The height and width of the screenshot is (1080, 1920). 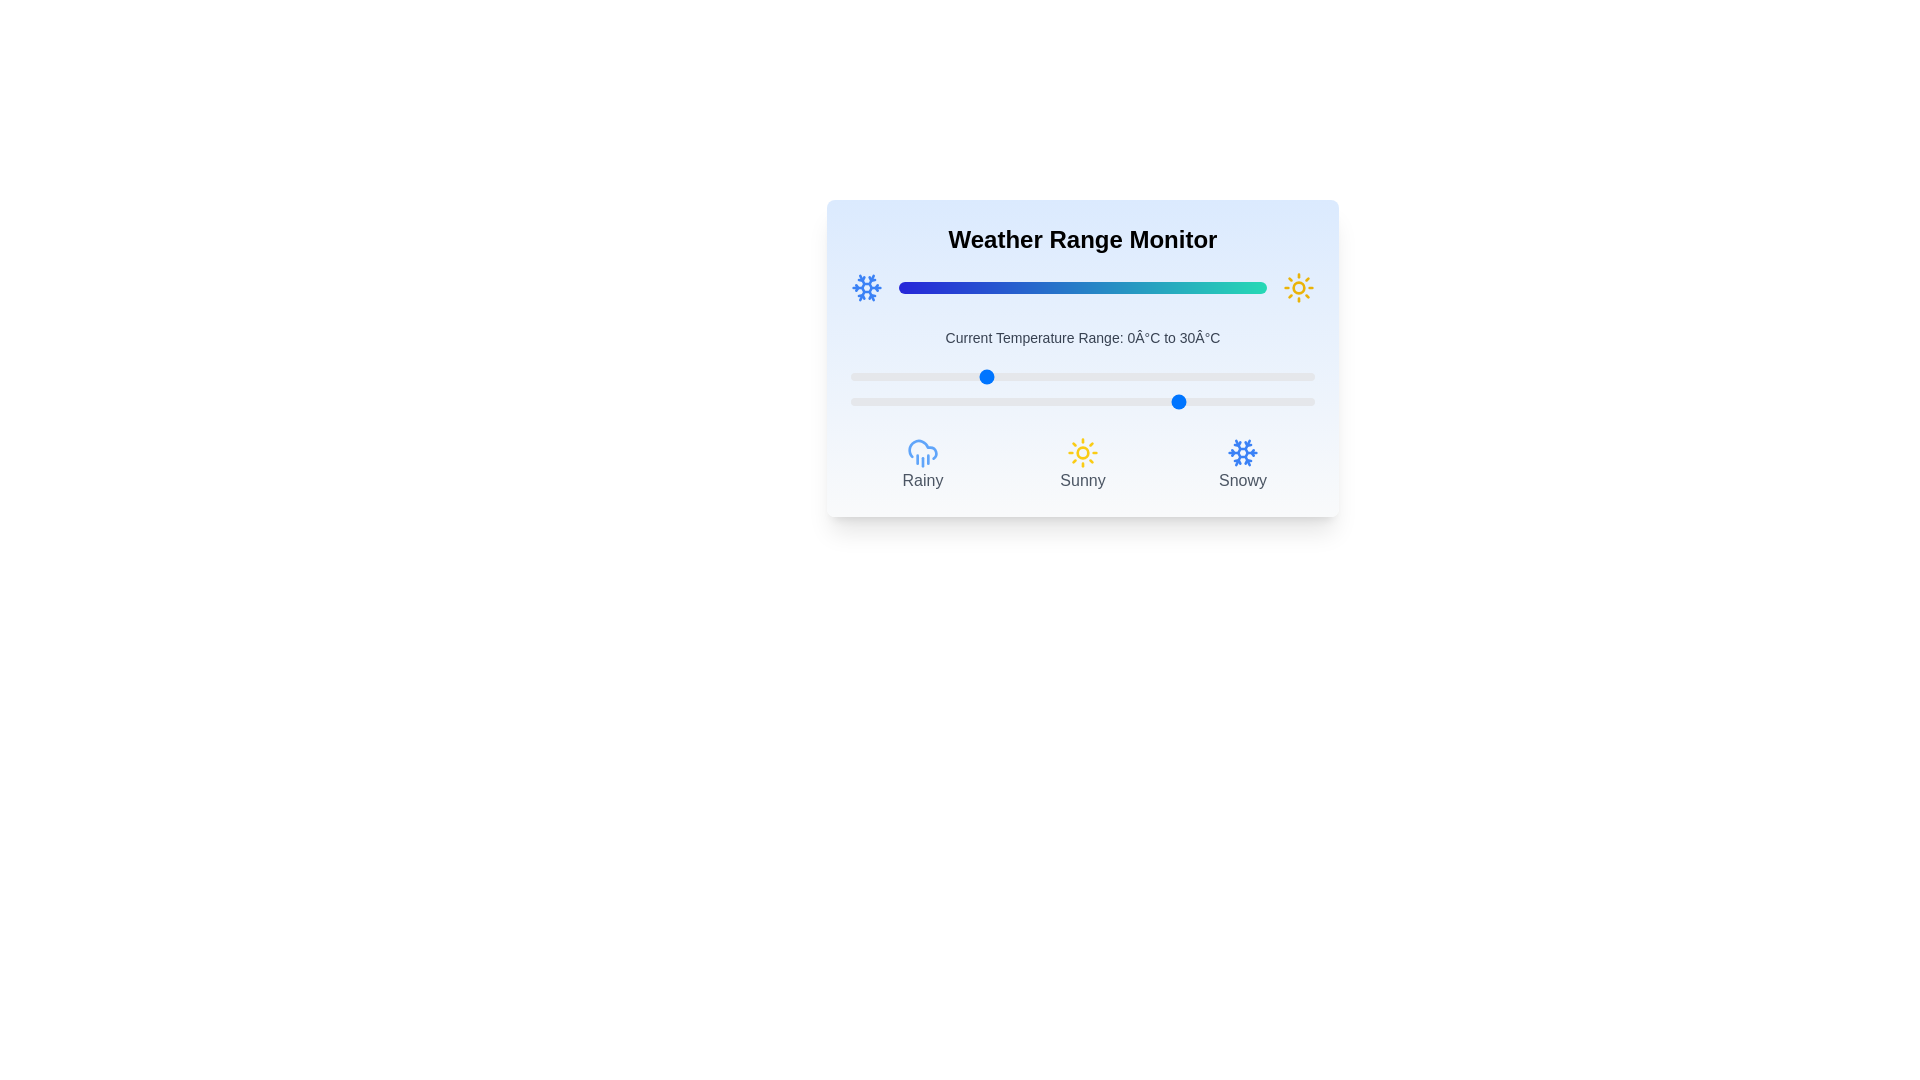 What do you see at coordinates (921, 465) in the screenshot?
I see `the icon indicating rainy weather conditions` at bounding box center [921, 465].